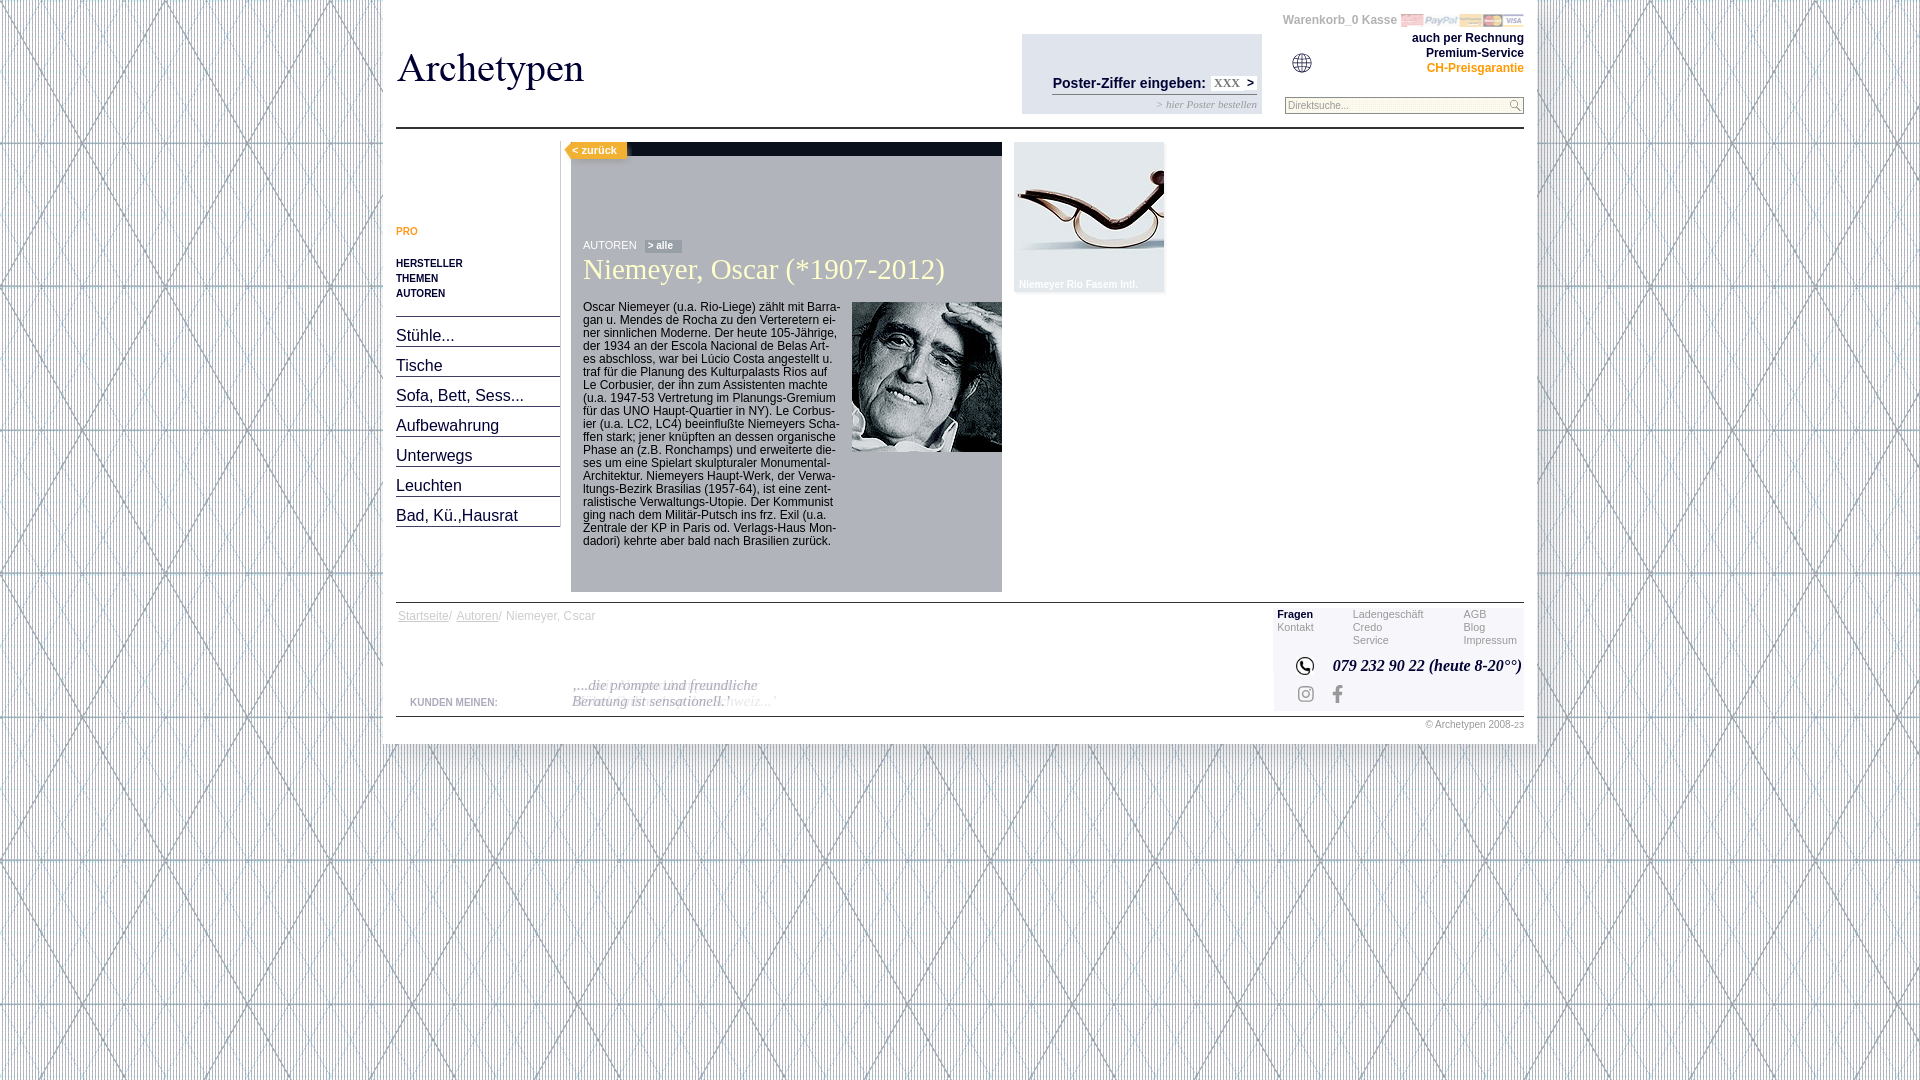 The image size is (1920, 1080). I want to click on 'Kasse', so click(1378, 19).